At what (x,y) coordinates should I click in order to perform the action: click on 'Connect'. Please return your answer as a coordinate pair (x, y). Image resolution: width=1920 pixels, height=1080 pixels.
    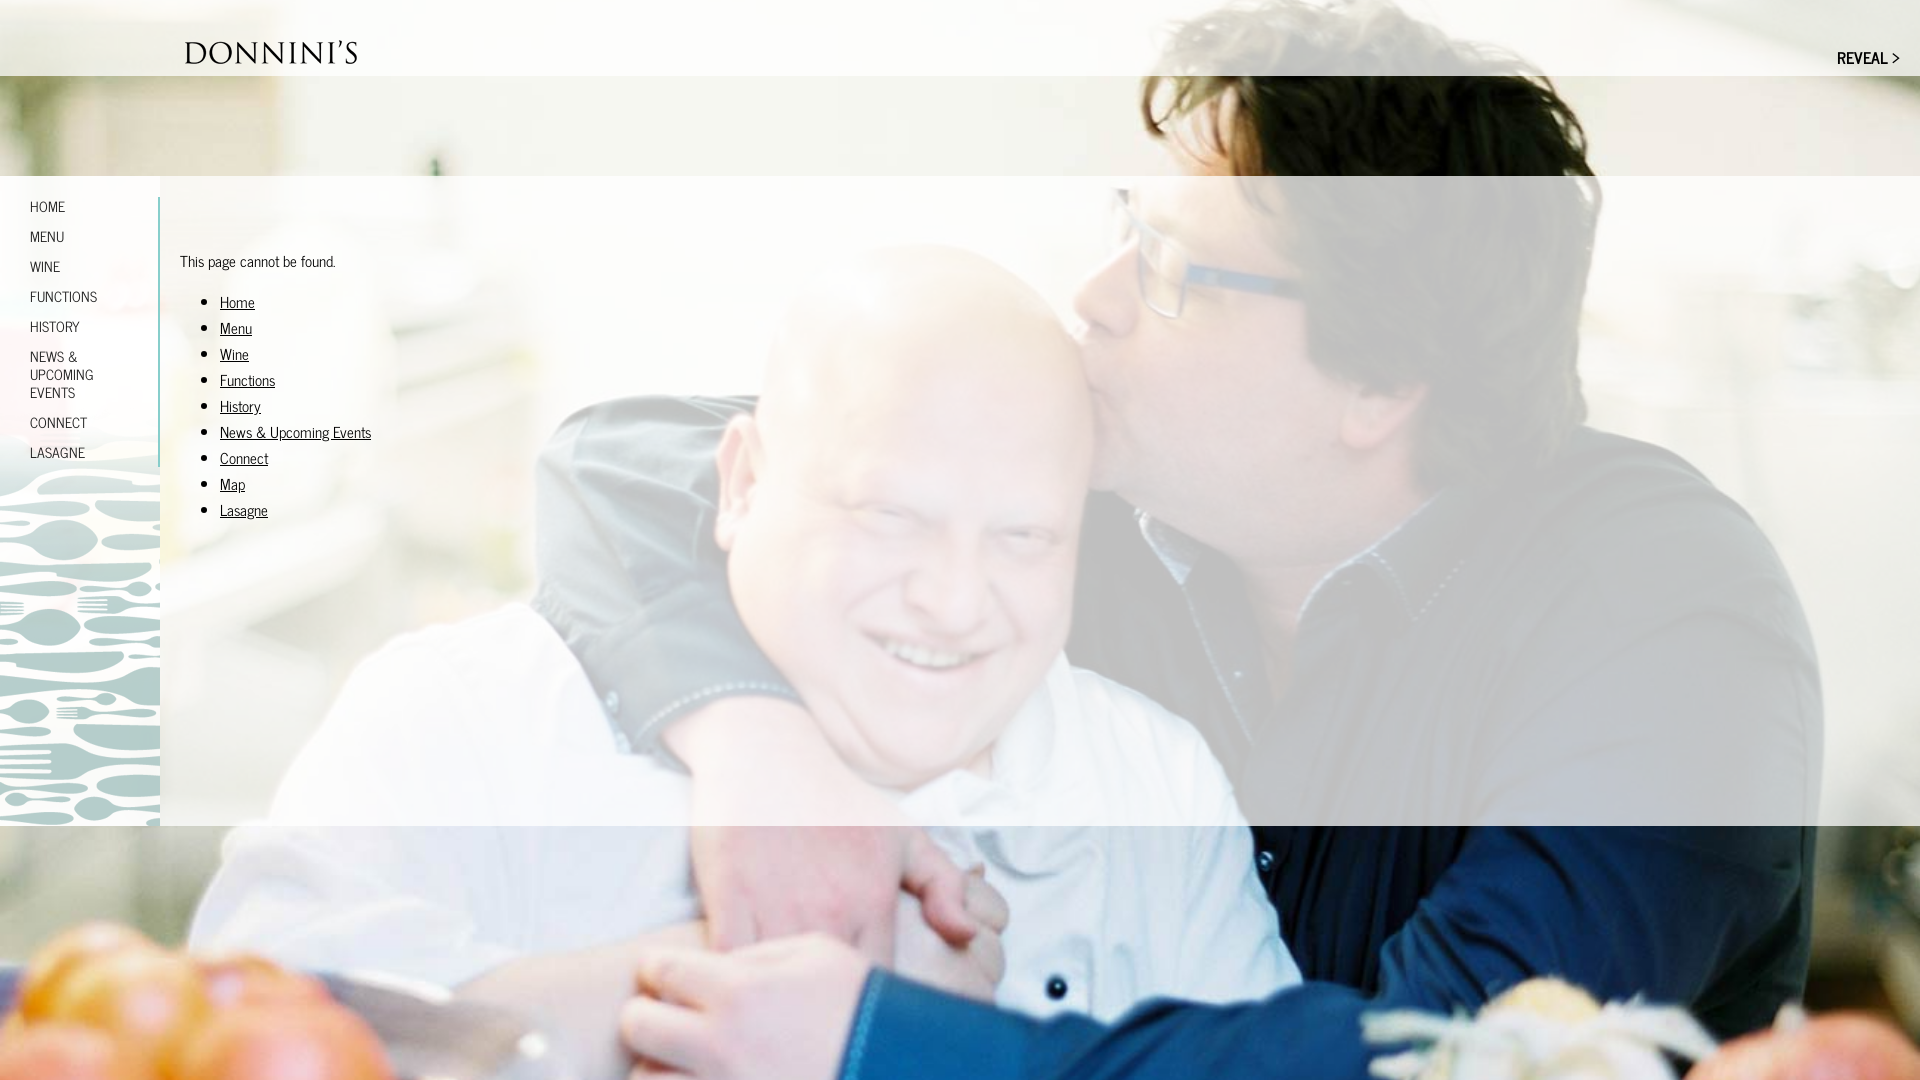
    Looking at the image, I should click on (243, 457).